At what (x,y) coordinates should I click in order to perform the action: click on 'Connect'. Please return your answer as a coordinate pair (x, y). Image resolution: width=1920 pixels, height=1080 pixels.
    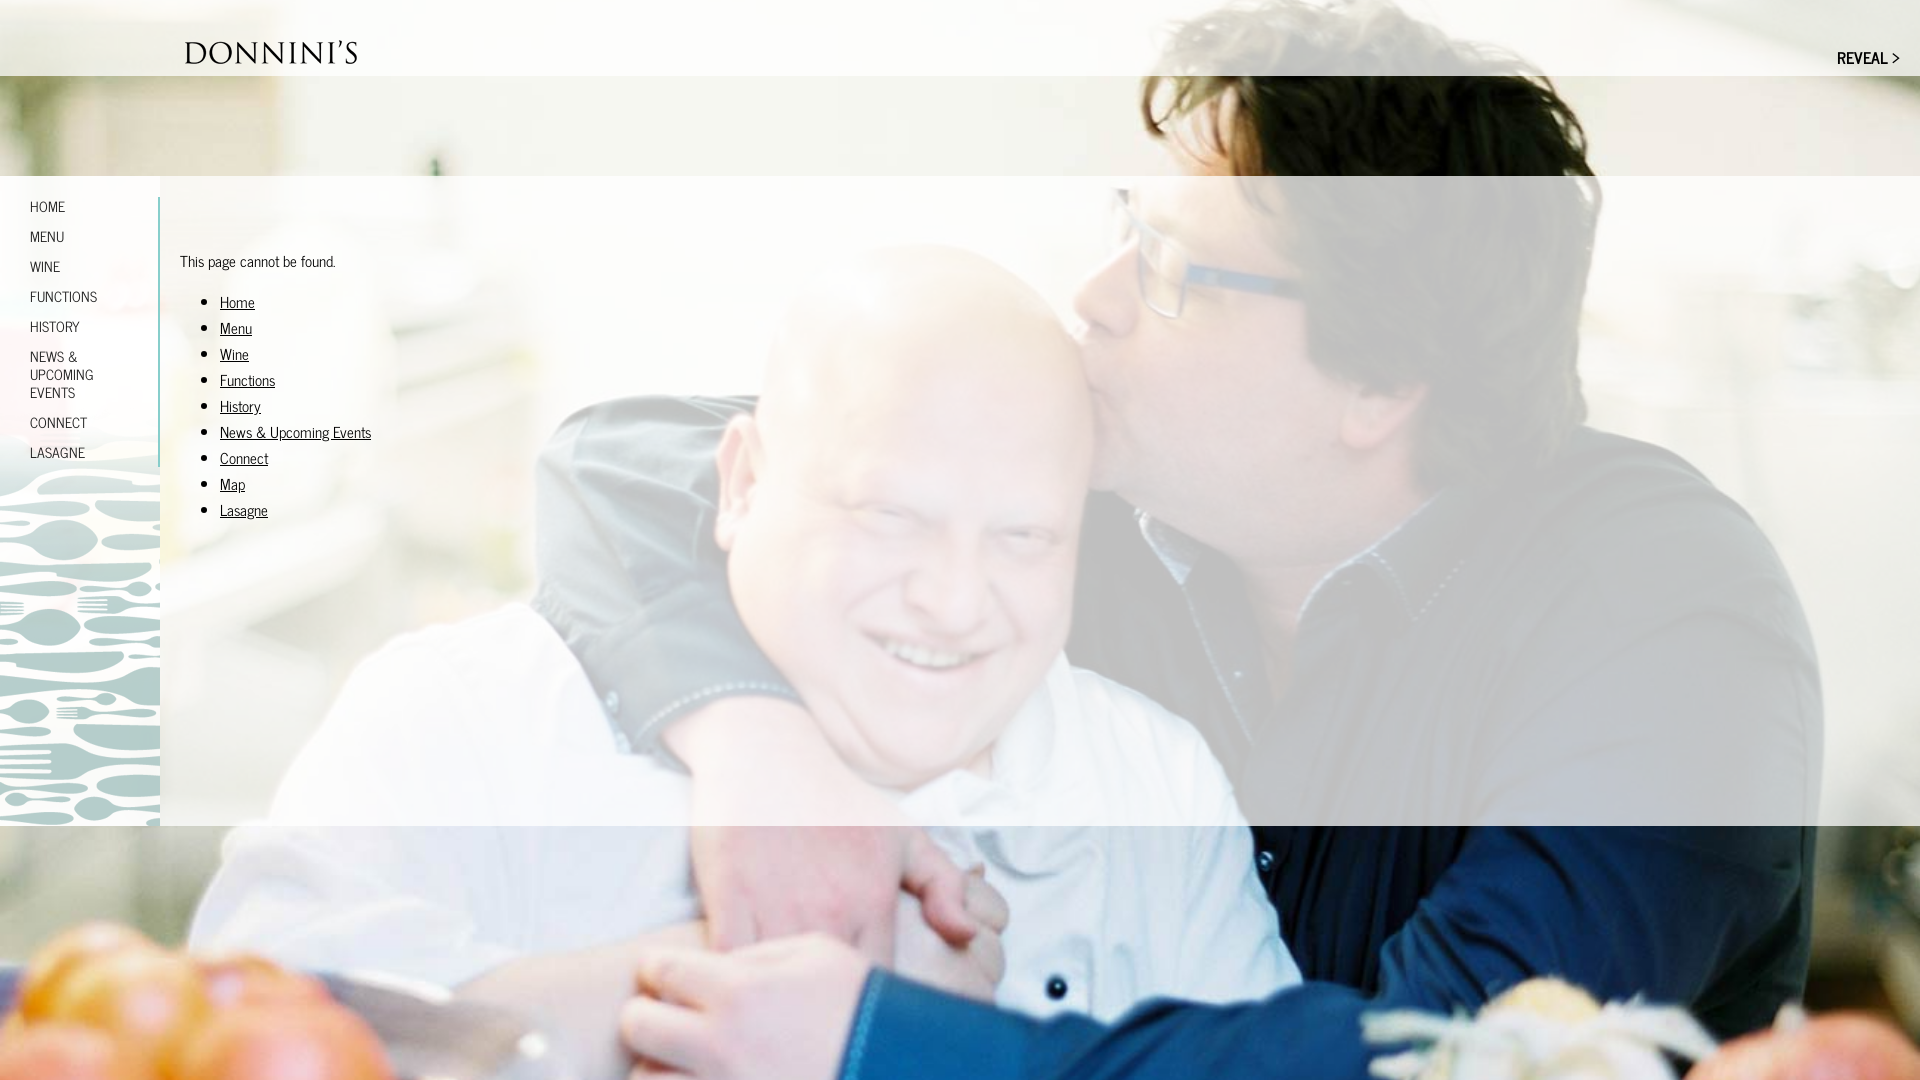
    Looking at the image, I should click on (243, 457).